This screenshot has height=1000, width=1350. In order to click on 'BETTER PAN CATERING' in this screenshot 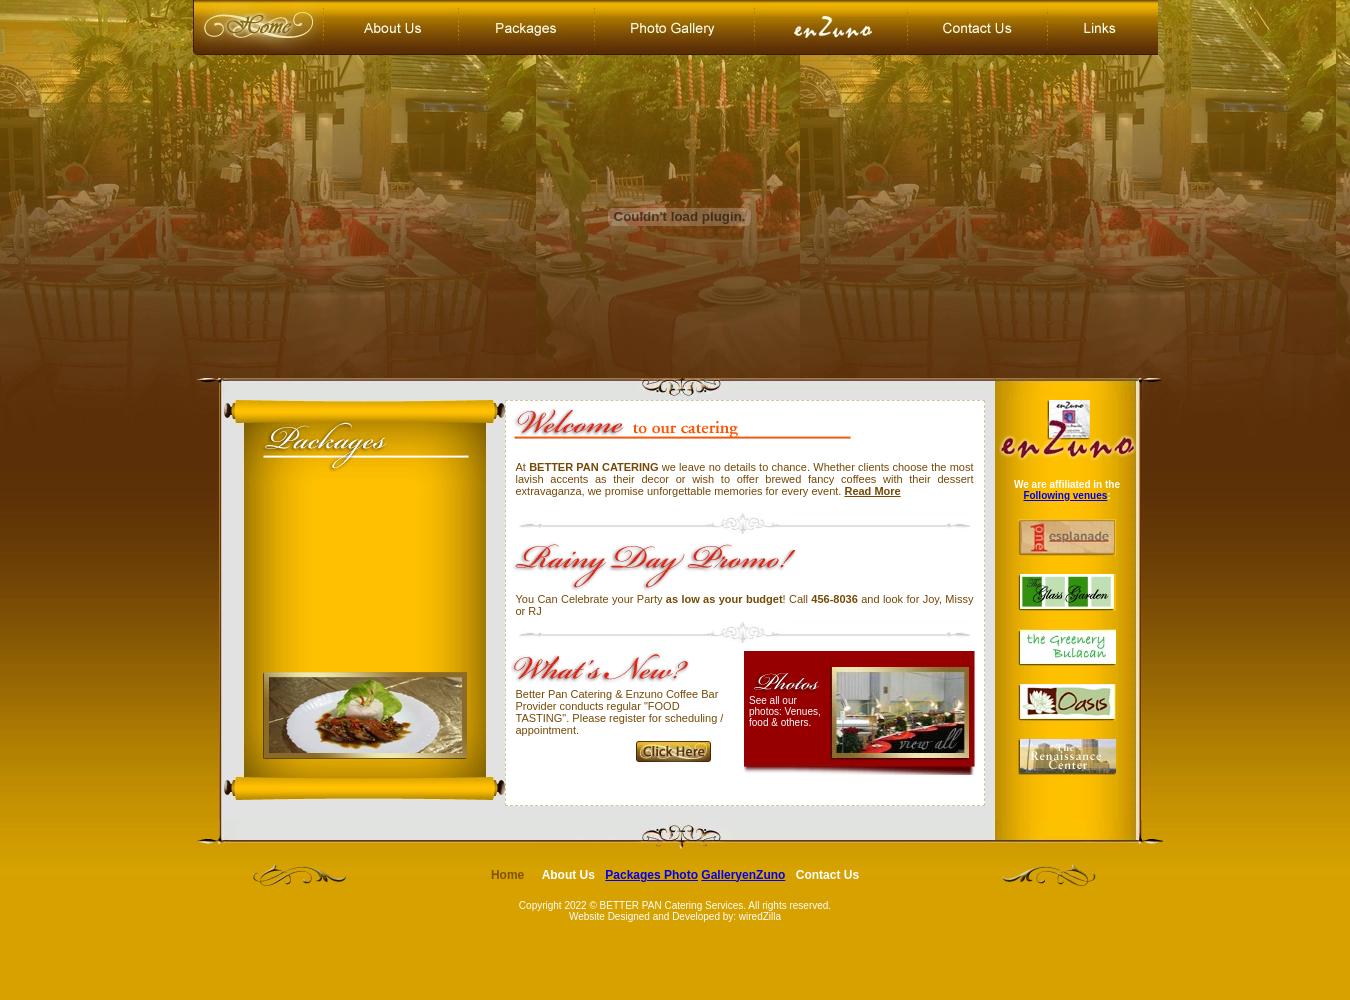, I will do `click(528, 466)`.